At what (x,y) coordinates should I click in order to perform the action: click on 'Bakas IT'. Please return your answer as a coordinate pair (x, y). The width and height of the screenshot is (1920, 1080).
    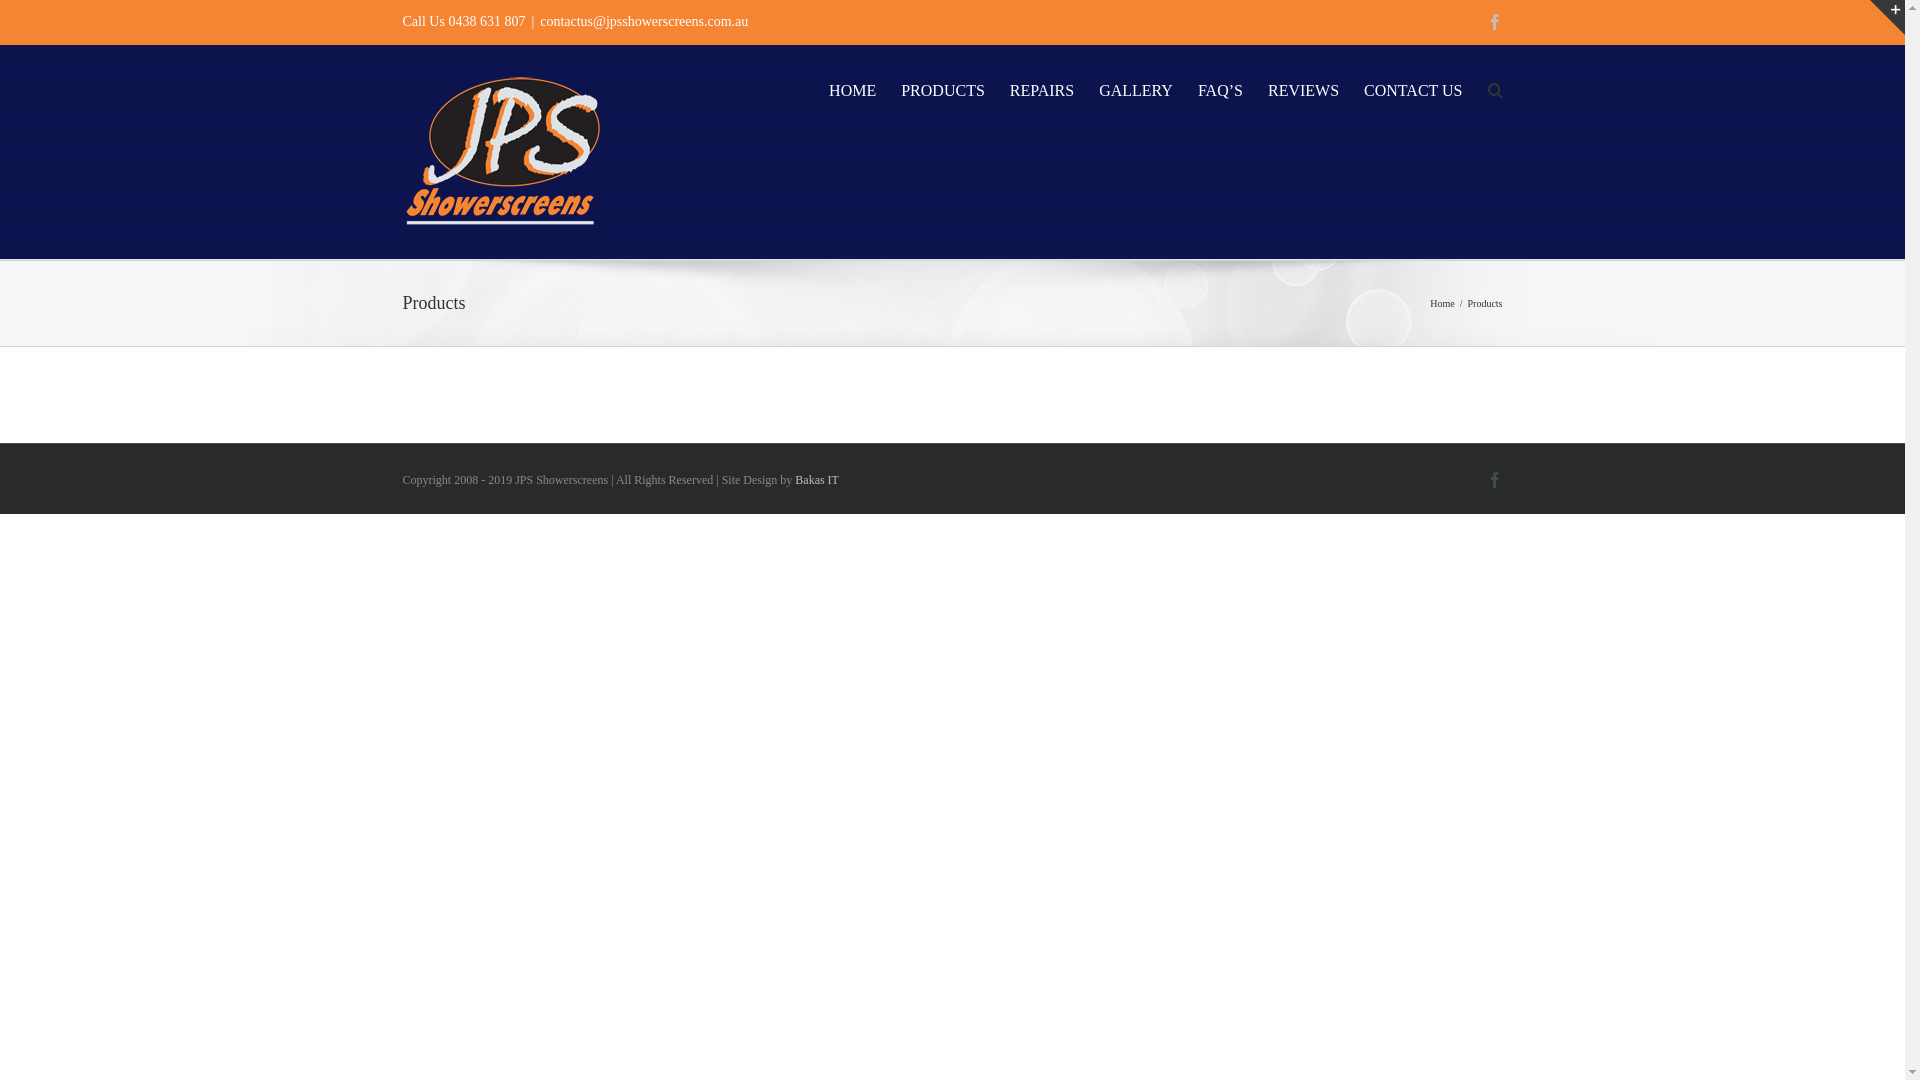
    Looking at the image, I should click on (816, 479).